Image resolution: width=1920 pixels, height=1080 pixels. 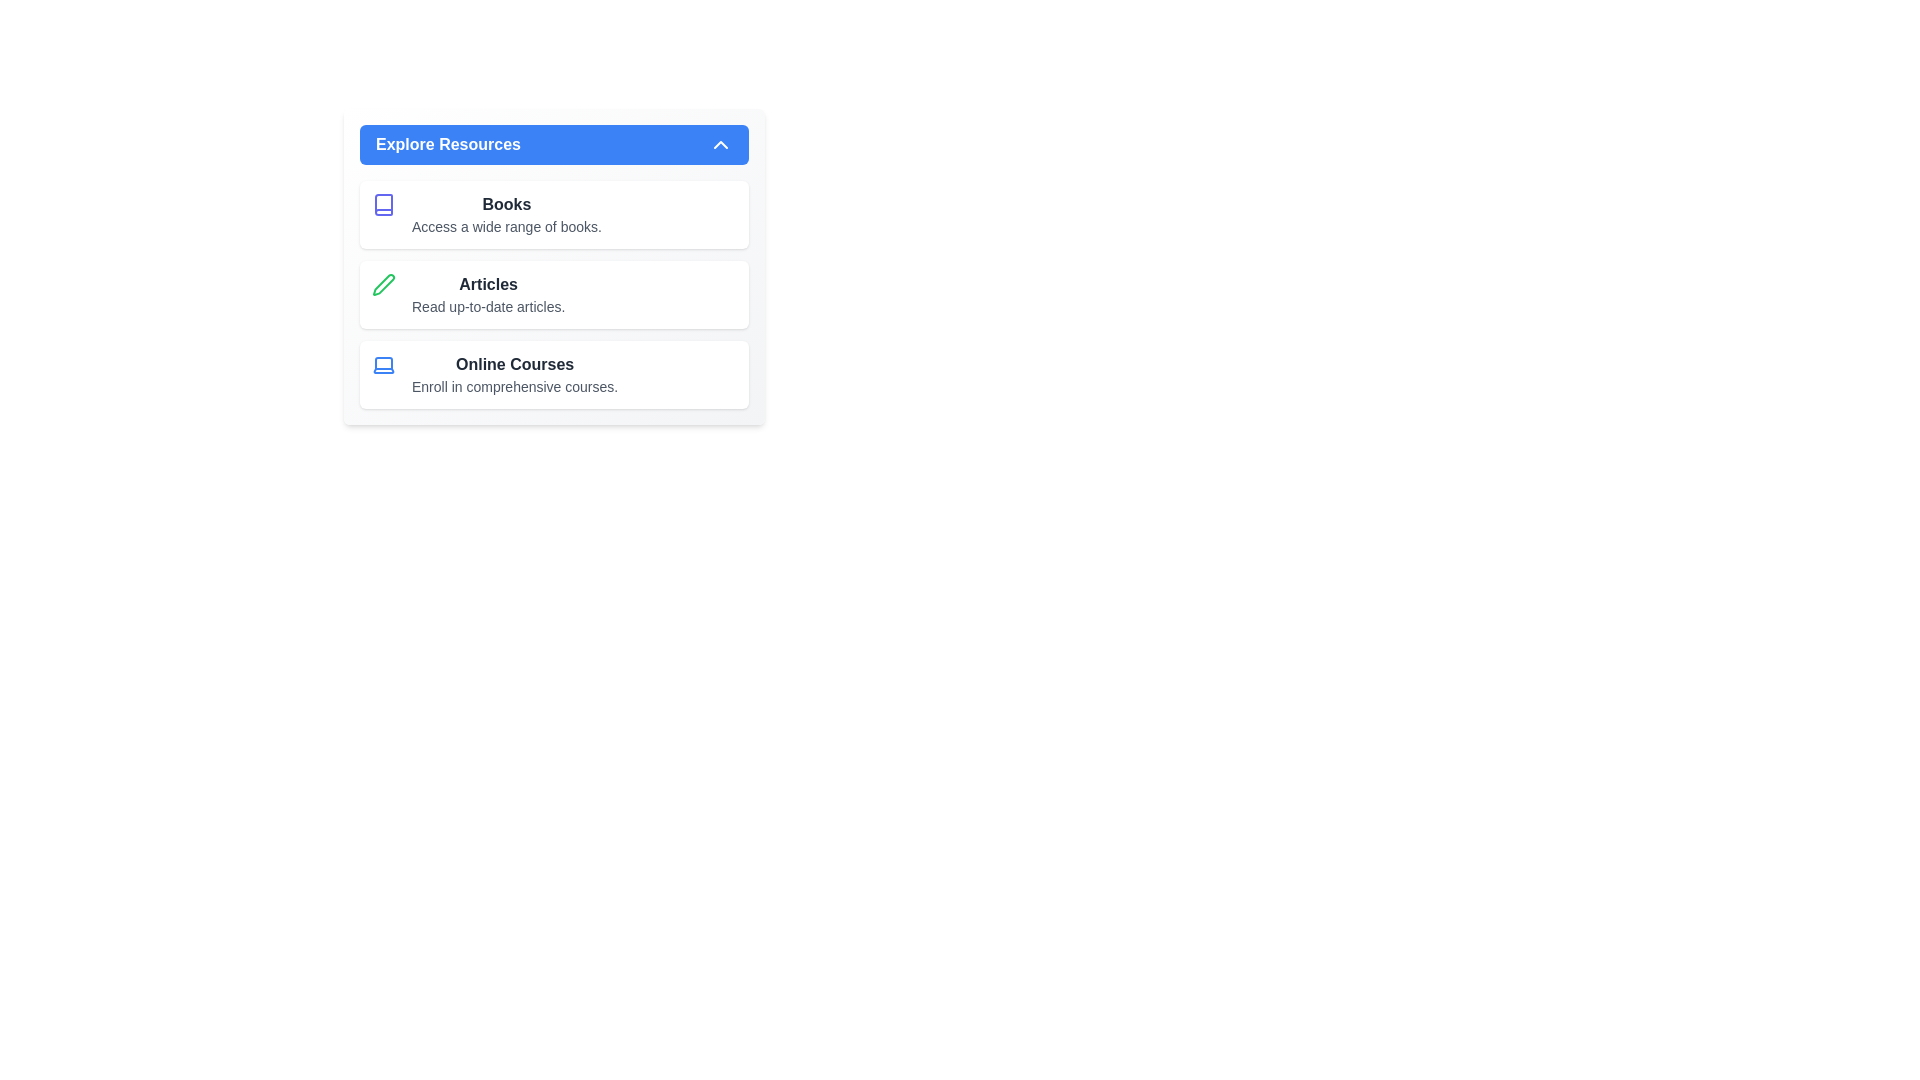 What do you see at coordinates (720, 144) in the screenshot?
I see `the upward-pointing chevron icon button located at the top-right corner of the 'Explore Resources' bar` at bounding box center [720, 144].